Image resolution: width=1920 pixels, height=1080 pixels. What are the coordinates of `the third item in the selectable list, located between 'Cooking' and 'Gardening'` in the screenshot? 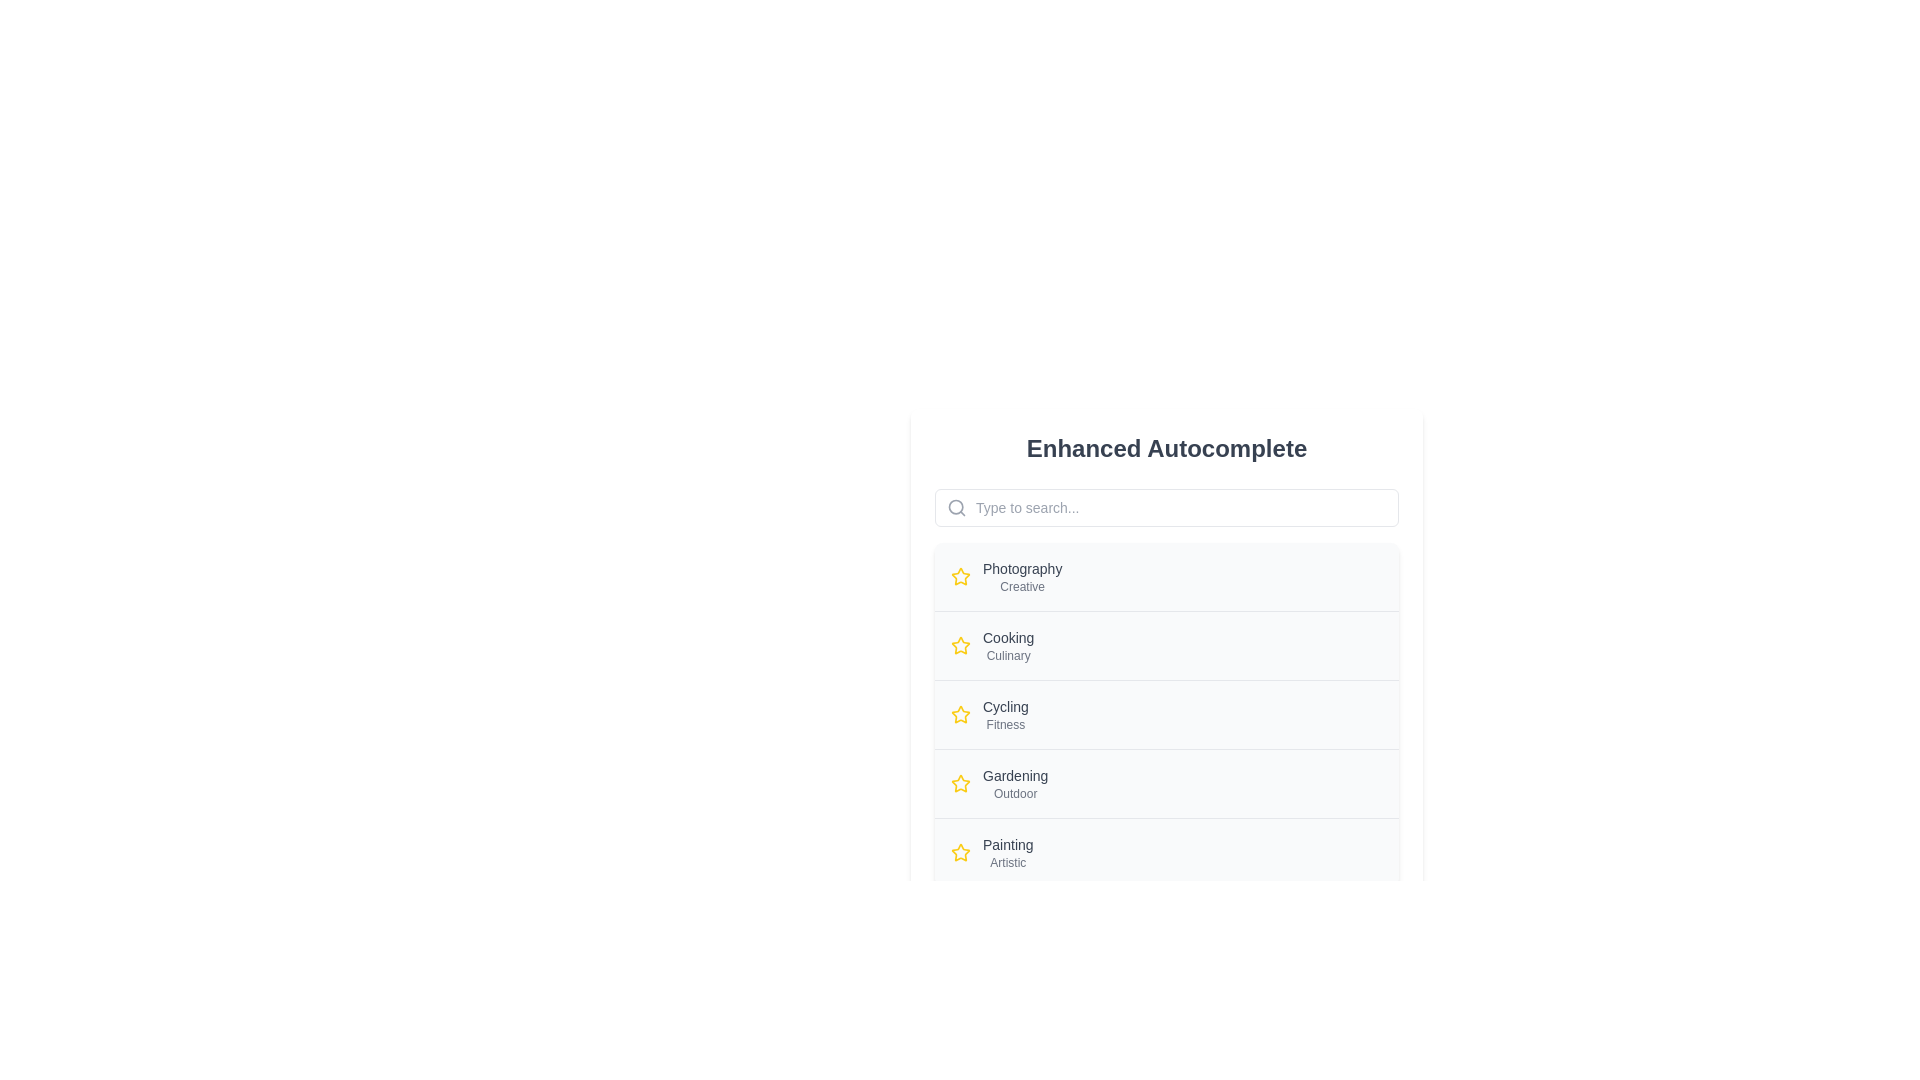 It's located at (1166, 713).